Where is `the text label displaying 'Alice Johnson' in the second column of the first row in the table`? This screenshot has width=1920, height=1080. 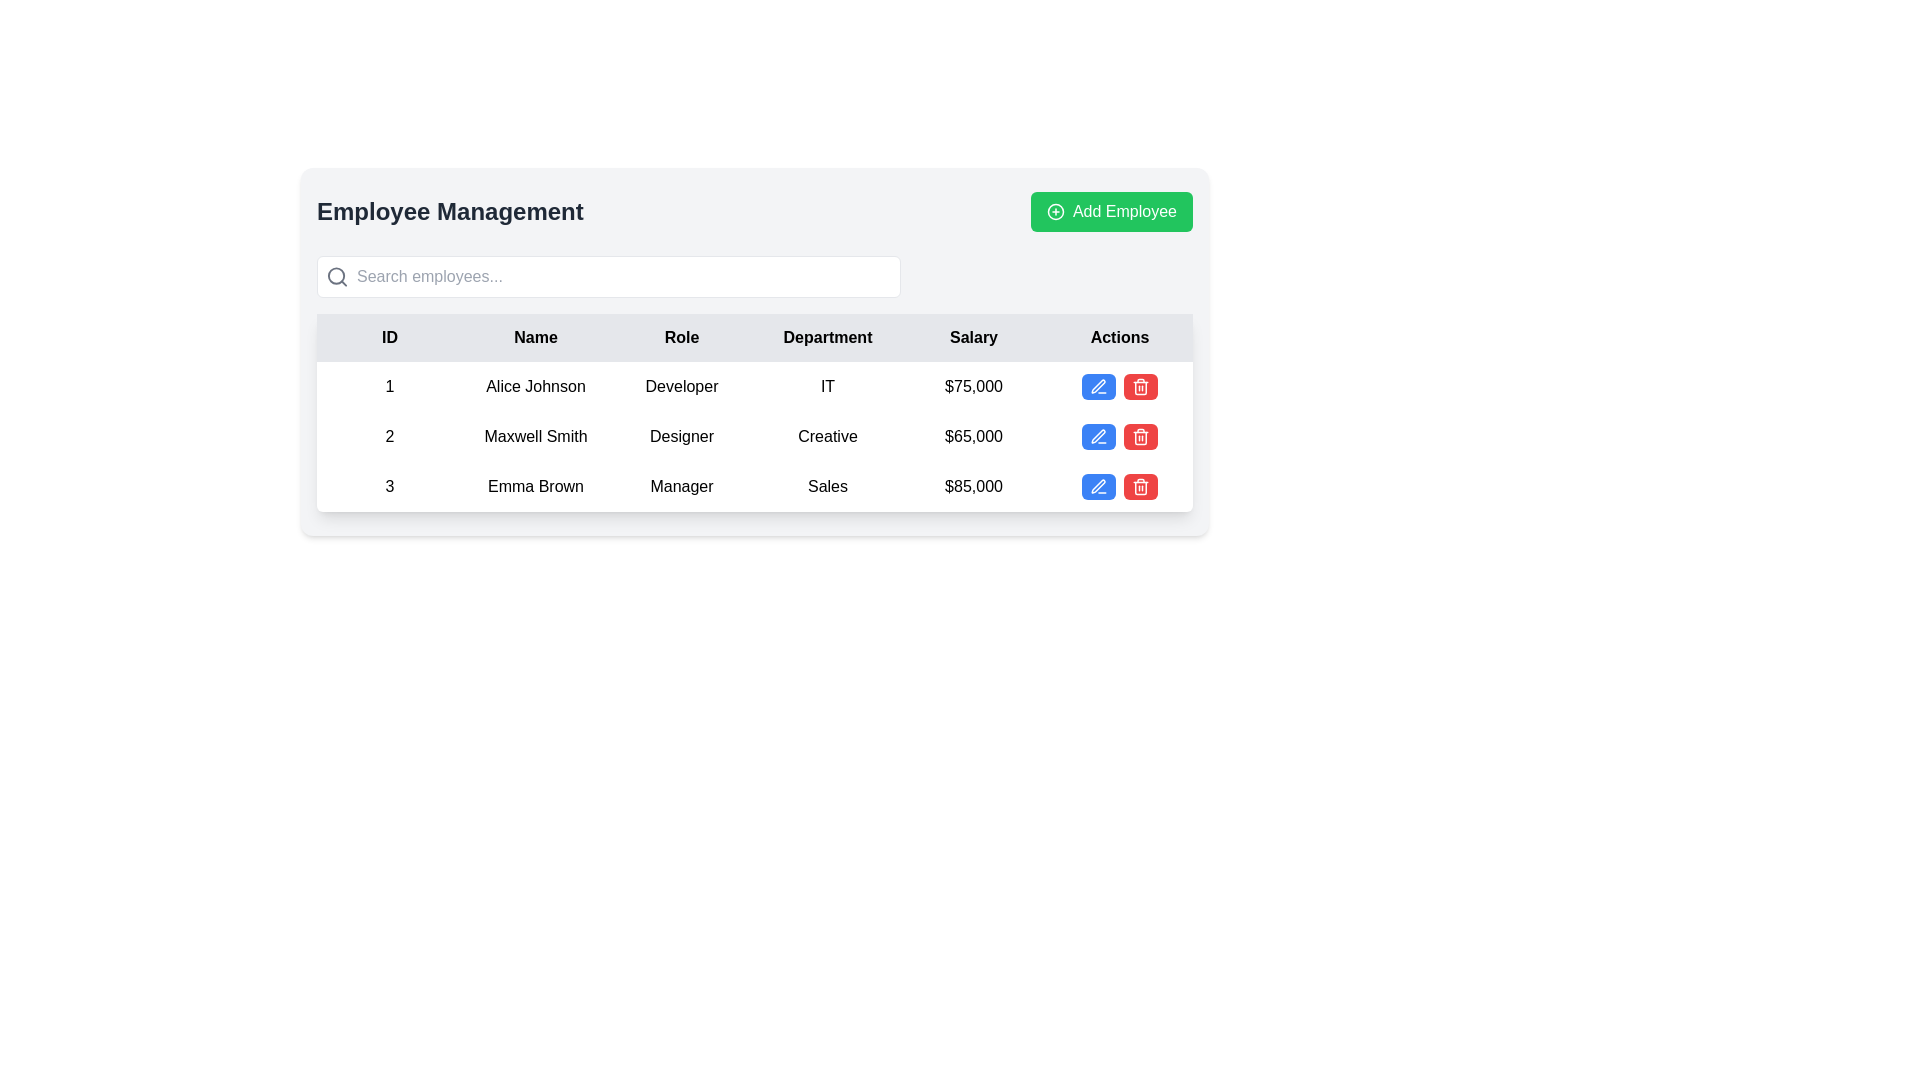 the text label displaying 'Alice Johnson' in the second column of the first row in the table is located at coordinates (536, 386).